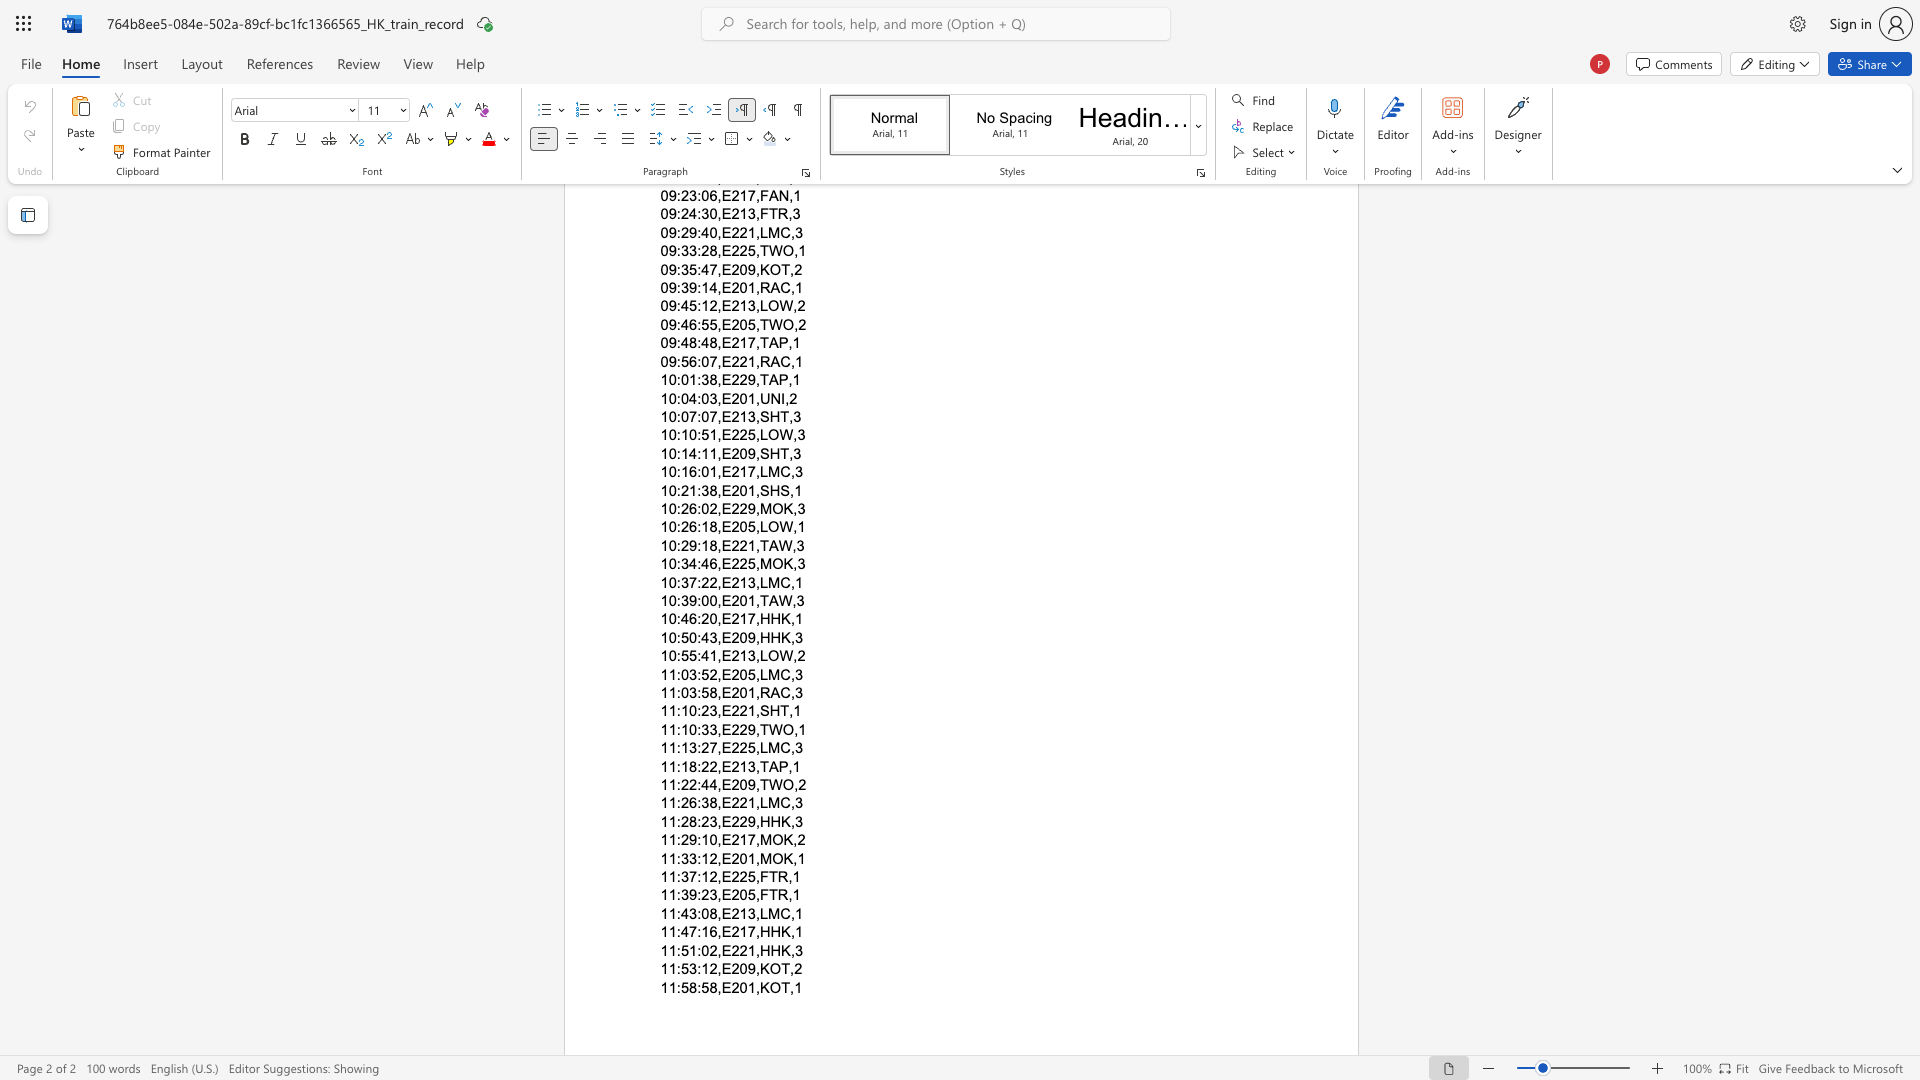  Describe the element at coordinates (697, 968) in the screenshot. I see `the subset text ":12,E209,KOT,2" within the text "11:53:12,E209,KOT,2"` at that location.